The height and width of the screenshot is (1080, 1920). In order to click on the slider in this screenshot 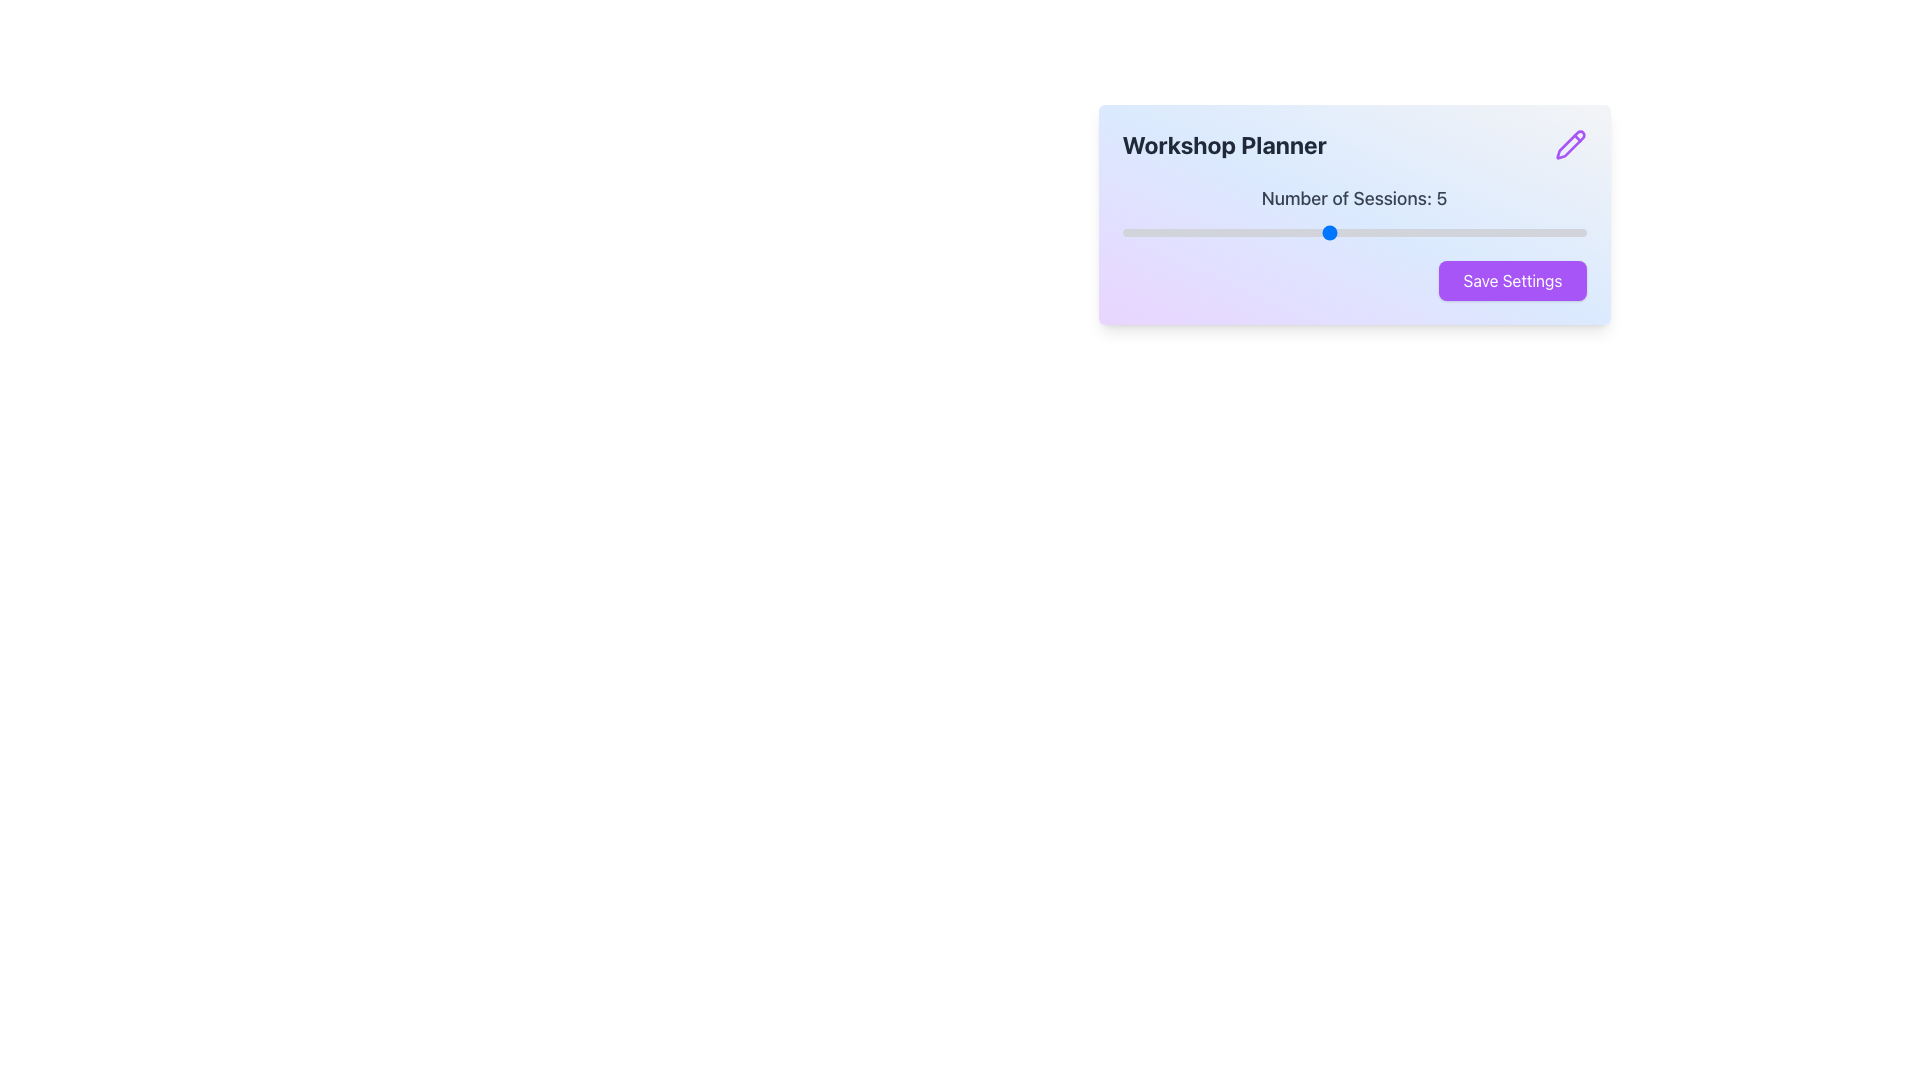, I will do `click(1328, 231)`.